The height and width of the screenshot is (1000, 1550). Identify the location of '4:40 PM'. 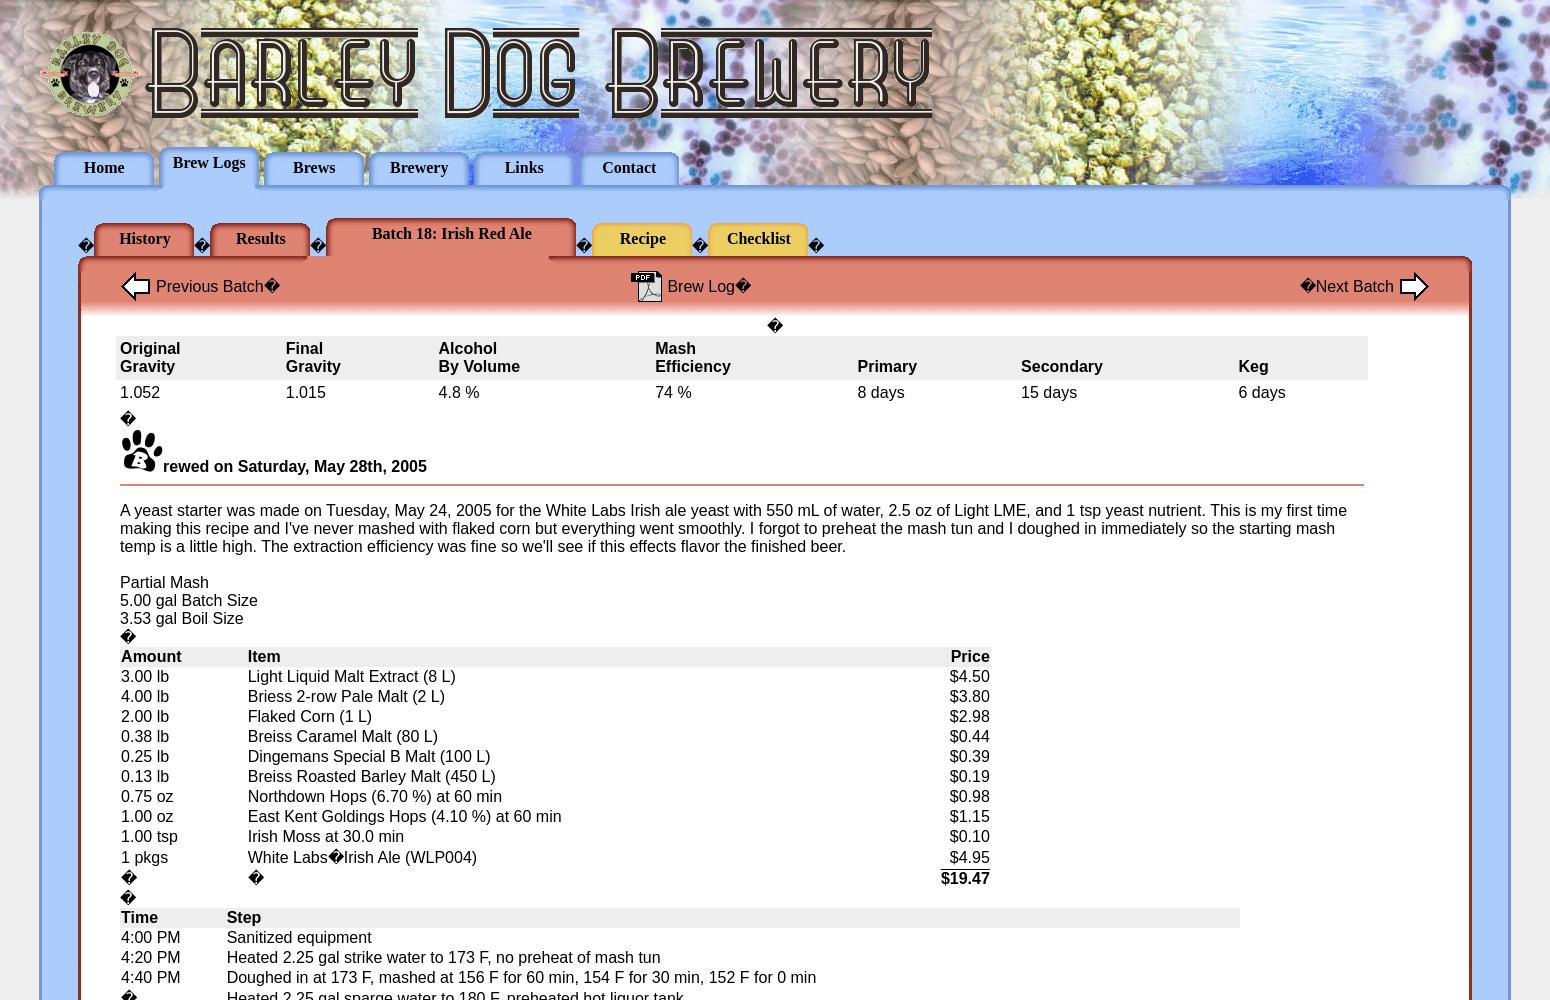
(150, 976).